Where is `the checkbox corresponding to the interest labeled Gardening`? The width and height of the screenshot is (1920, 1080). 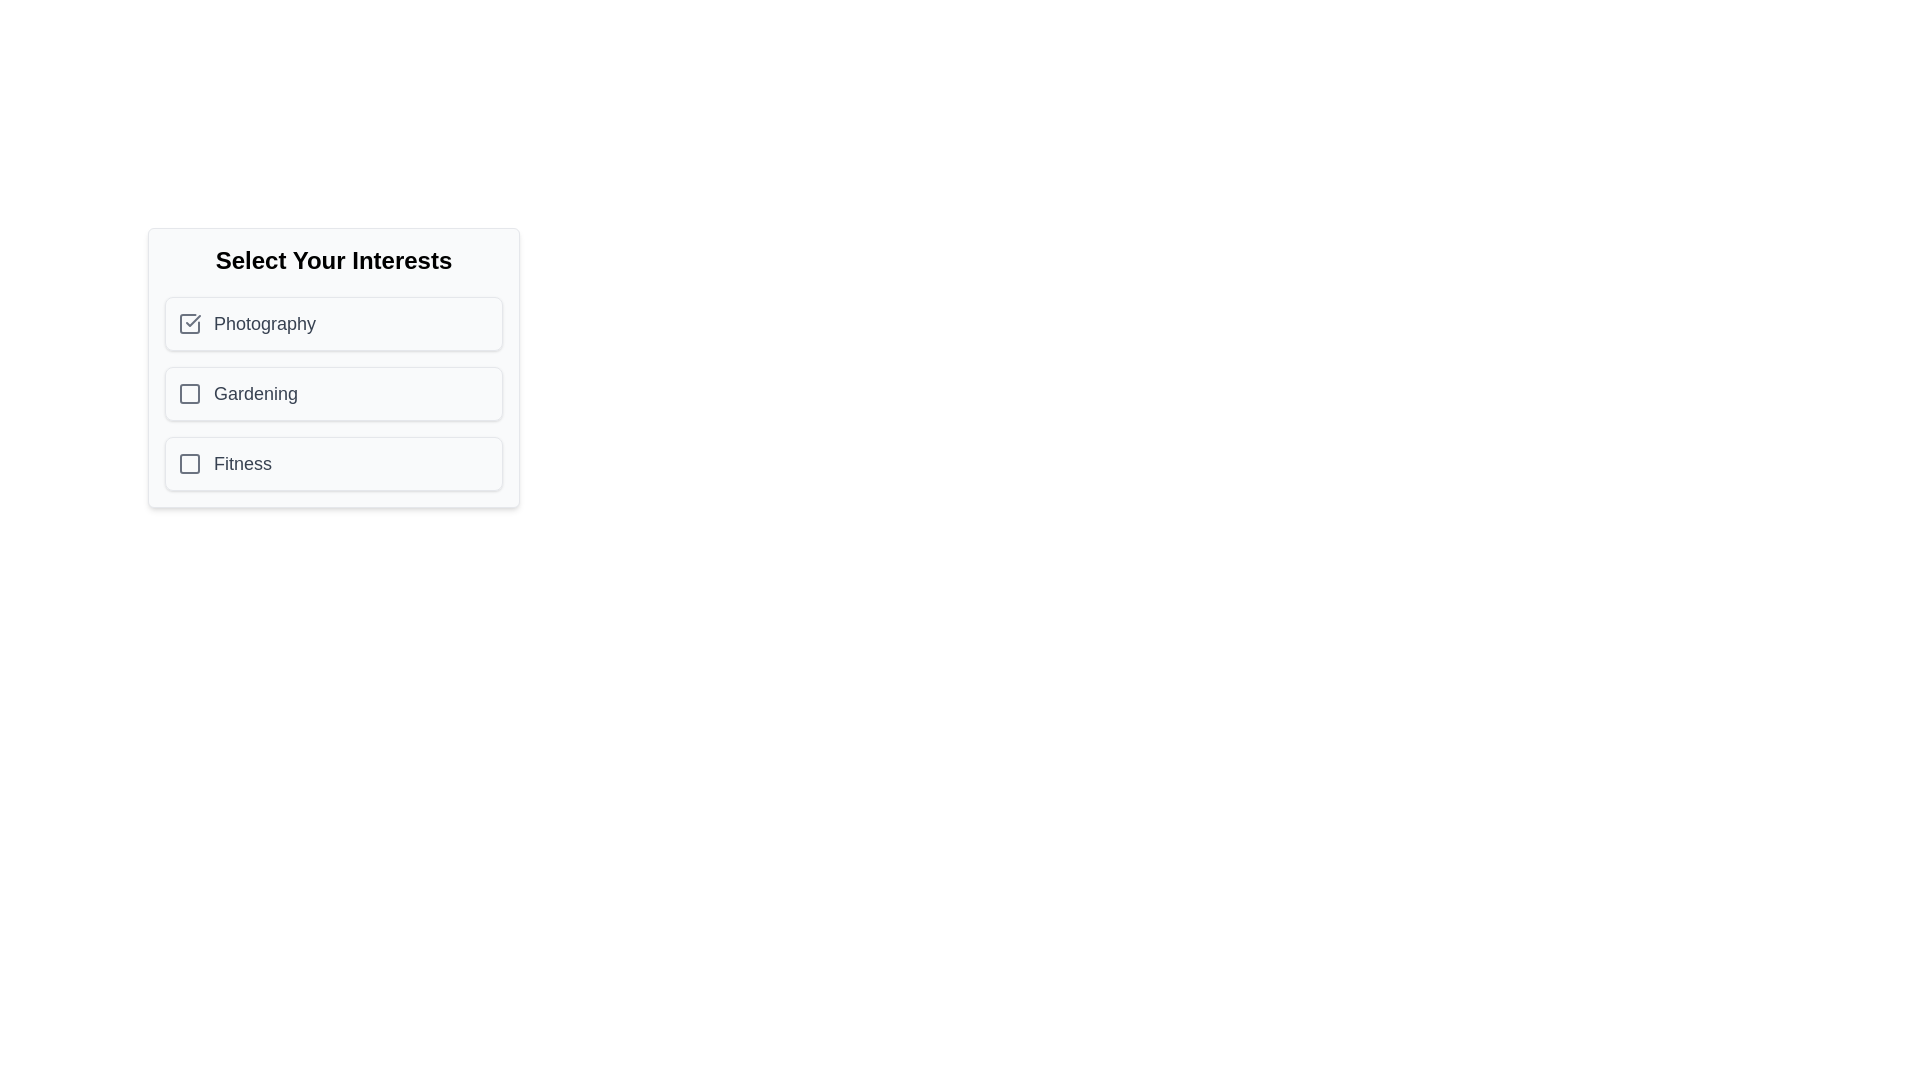 the checkbox corresponding to the interest labeled Gardening is located at coordinates (190, 393).